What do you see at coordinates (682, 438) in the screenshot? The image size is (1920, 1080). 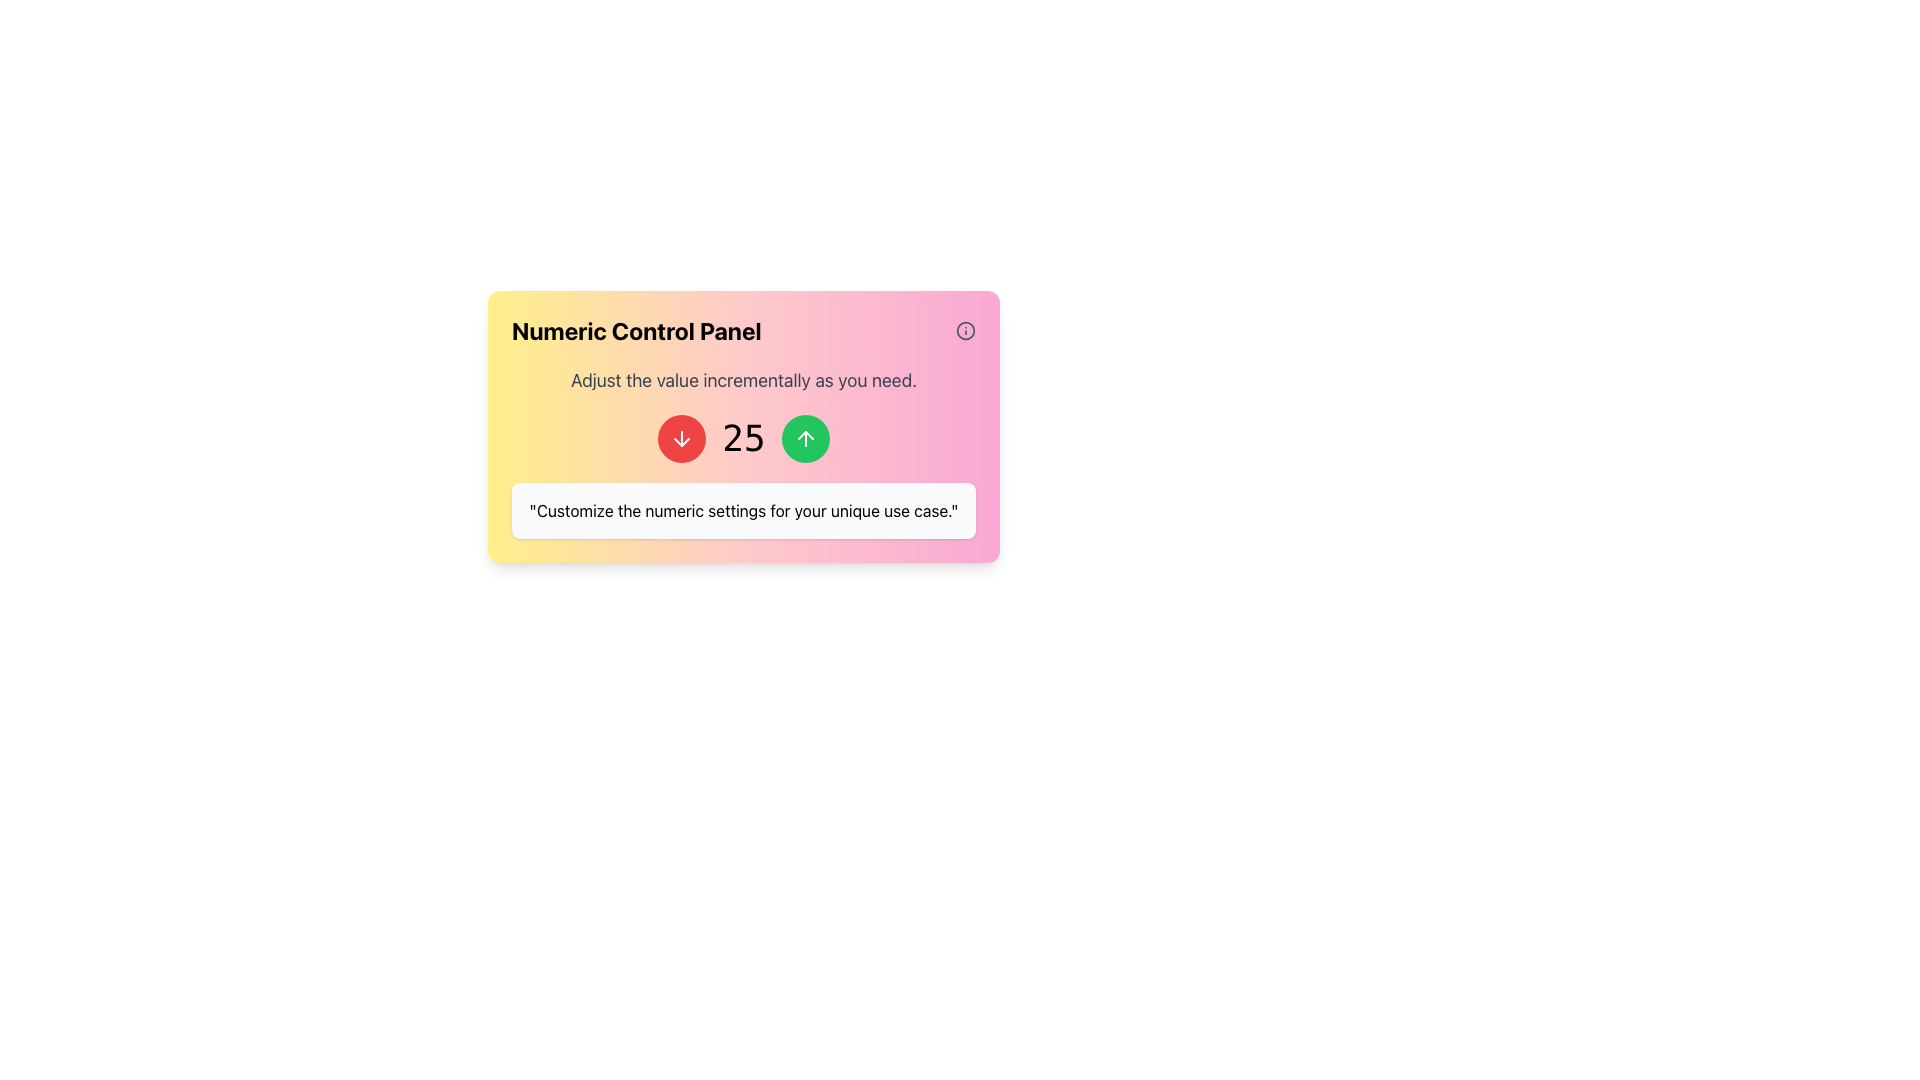 I see `the left button in the 'Numeric Control Panel' to decrease the value displayed next to it` at bounding box center [682, 438].